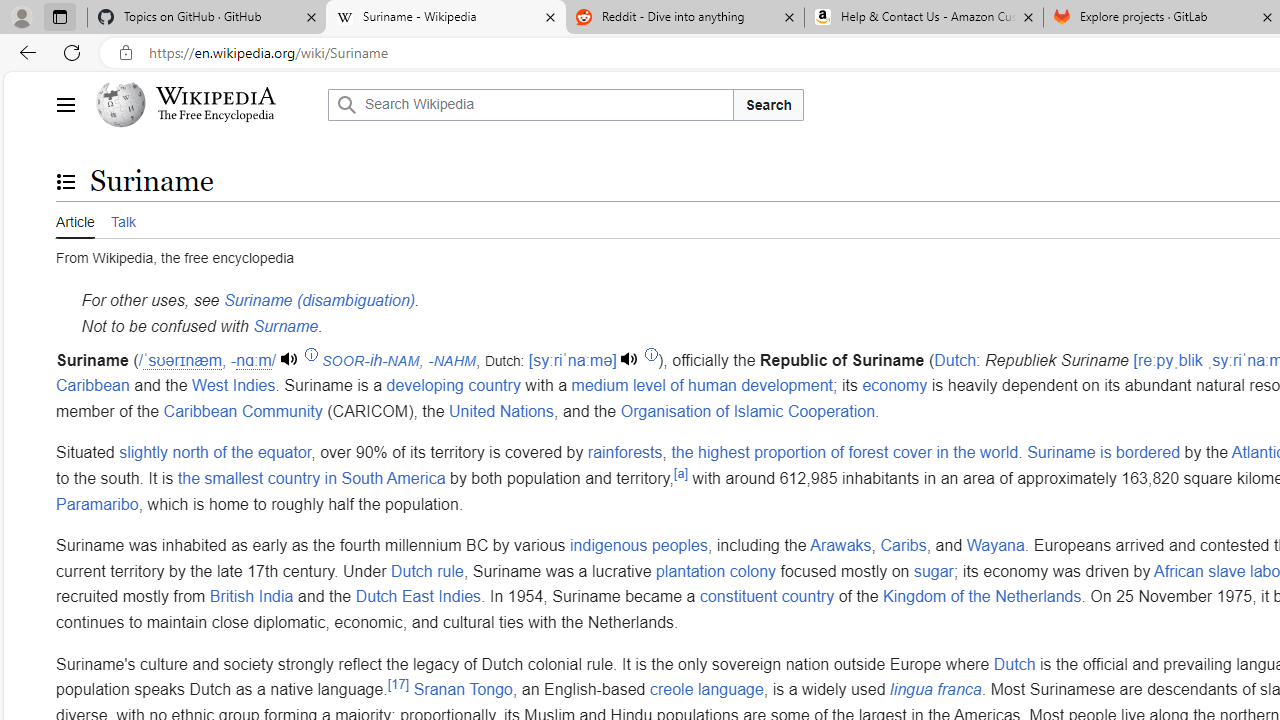  I want to click on 'Dutch rule', so click(425, 571).